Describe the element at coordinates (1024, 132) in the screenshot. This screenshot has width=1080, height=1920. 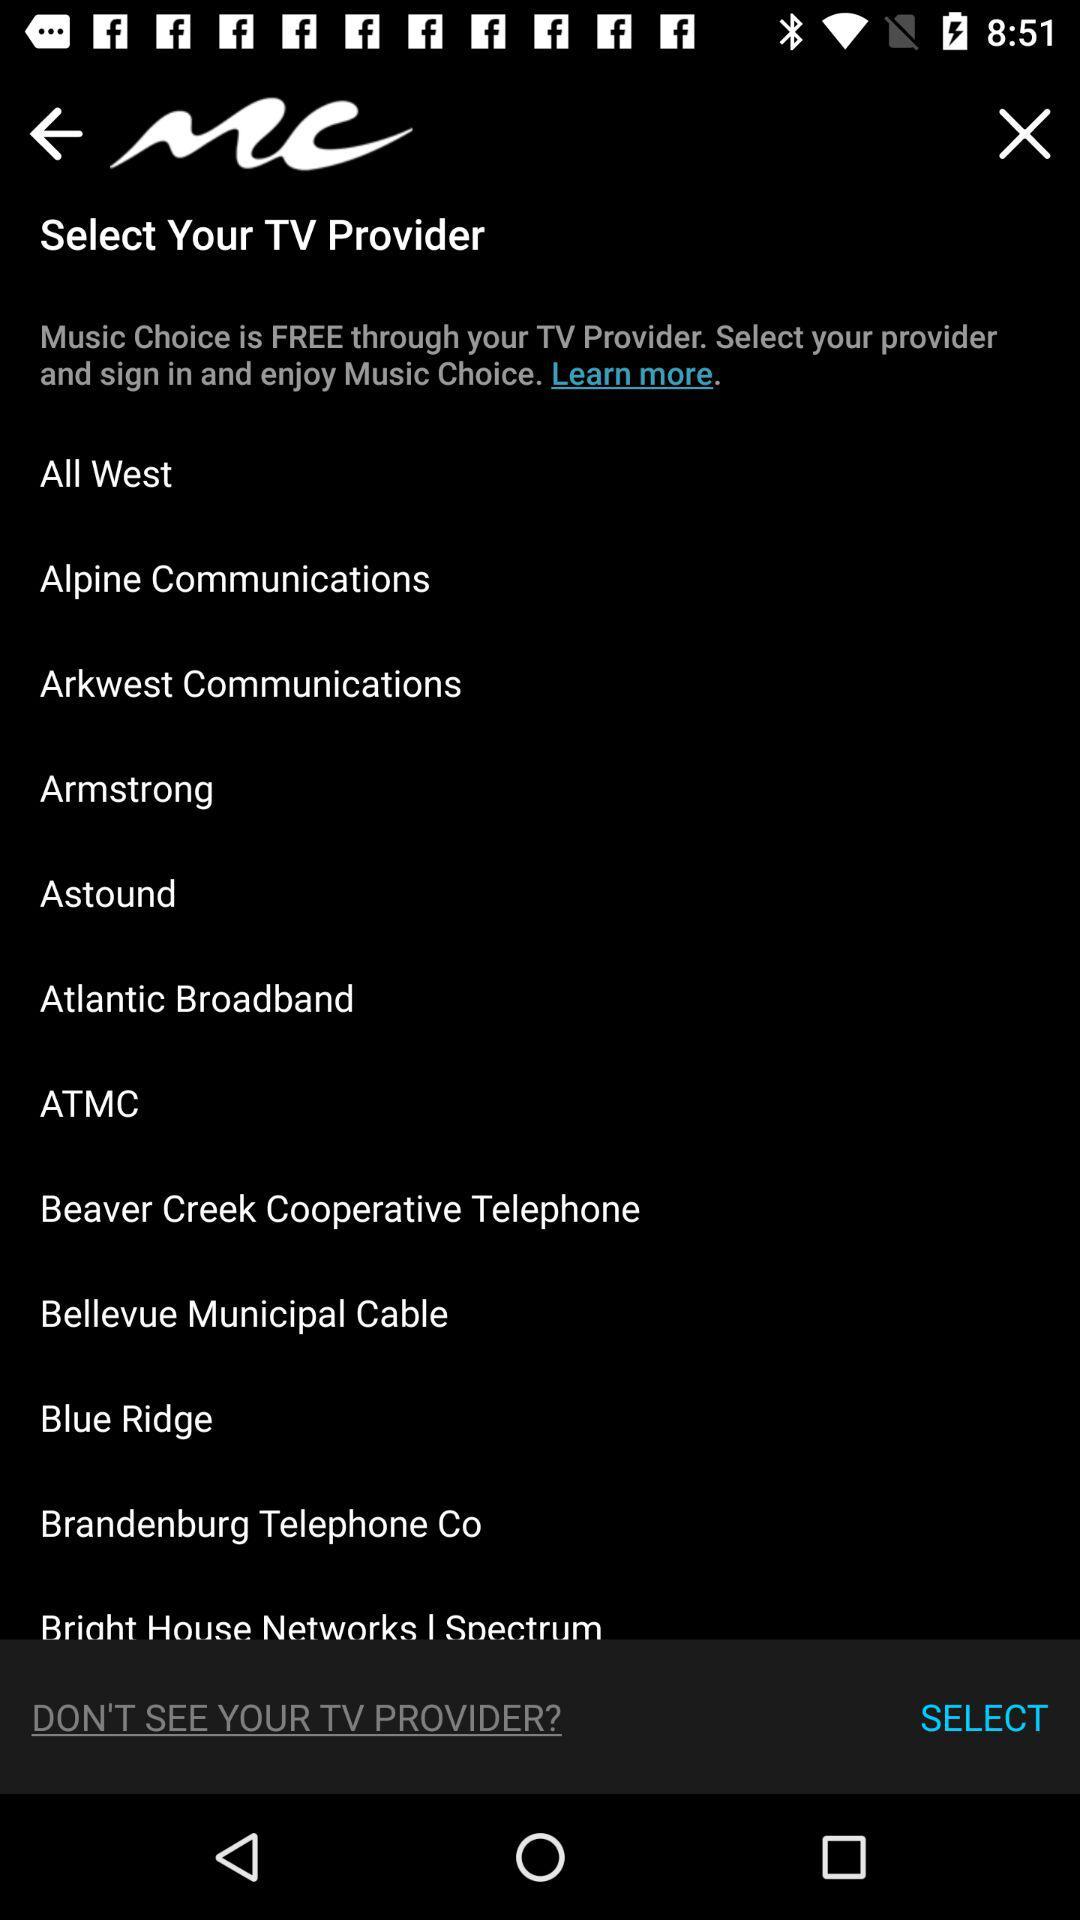
I see `the close icon` at that location.